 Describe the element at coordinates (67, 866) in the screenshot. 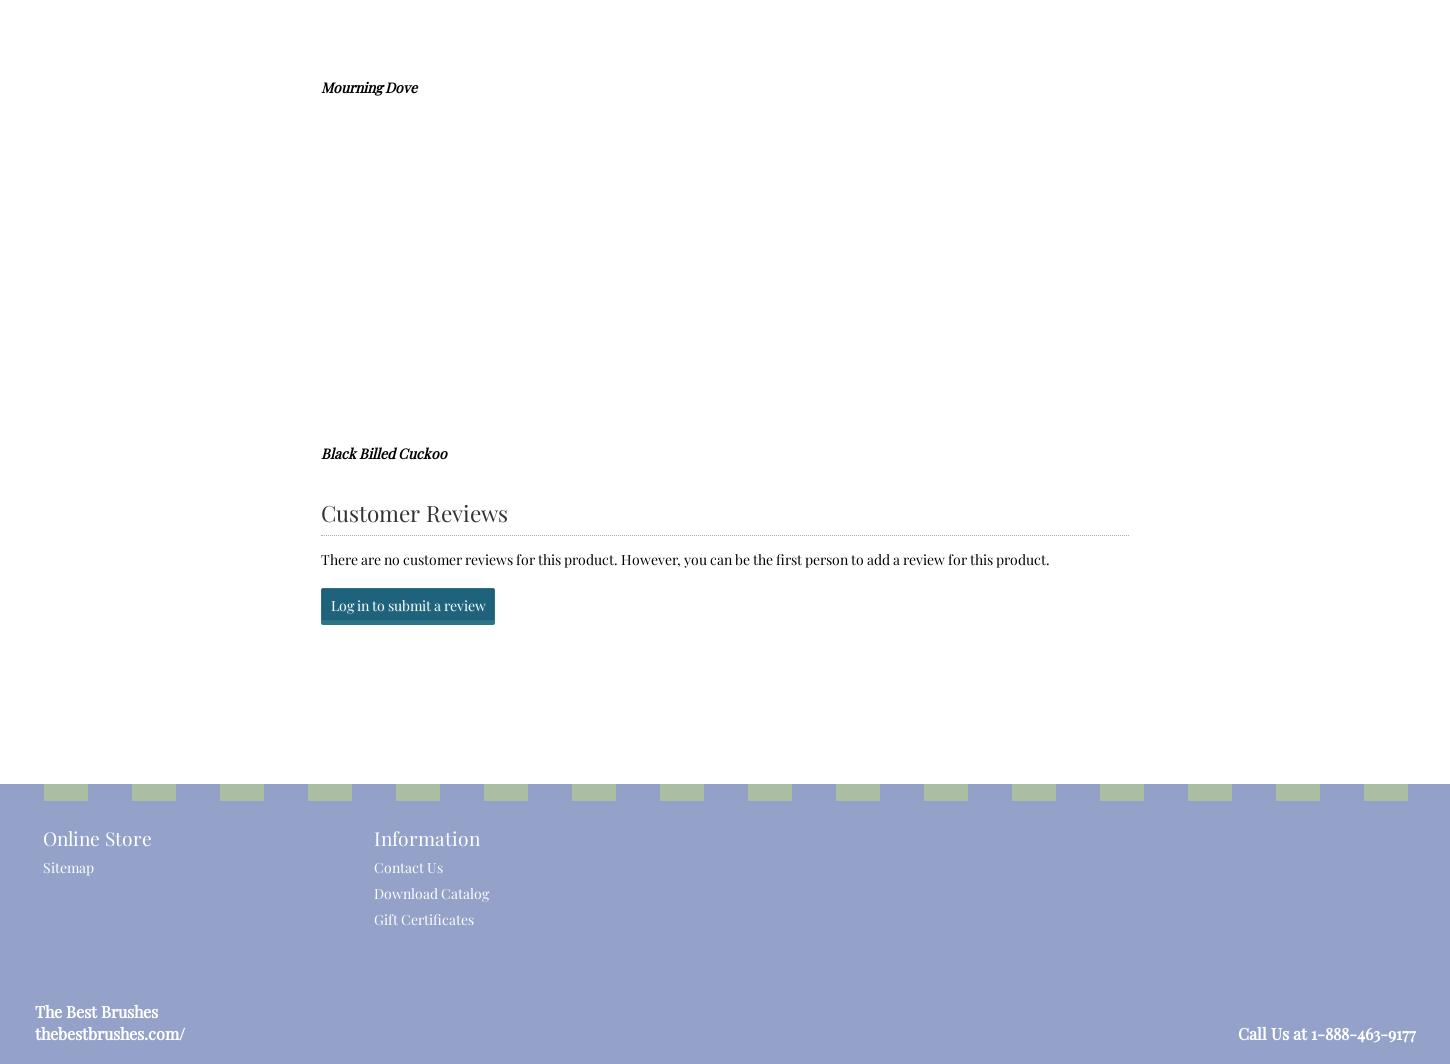

I see `'Sitemap'` at that location.